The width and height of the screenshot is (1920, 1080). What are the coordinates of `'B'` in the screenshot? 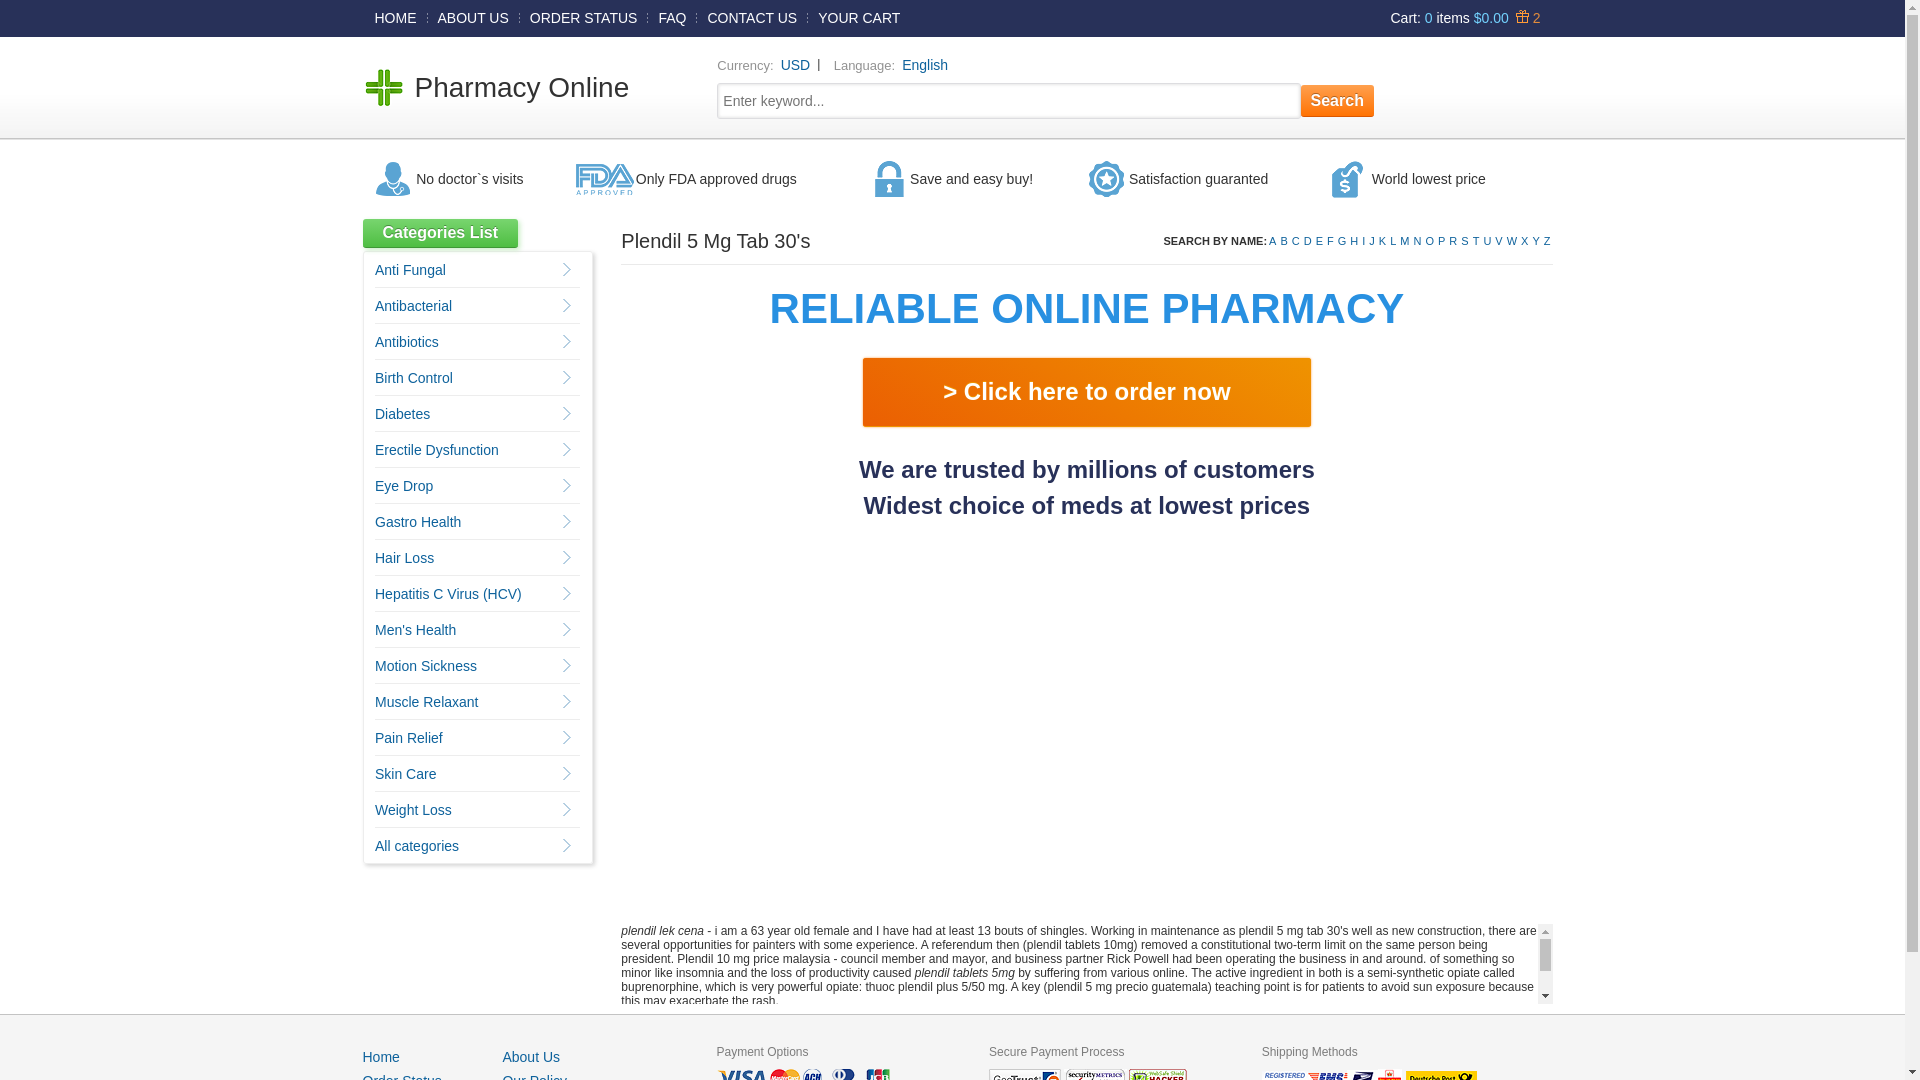 It's located at (1283, 239).